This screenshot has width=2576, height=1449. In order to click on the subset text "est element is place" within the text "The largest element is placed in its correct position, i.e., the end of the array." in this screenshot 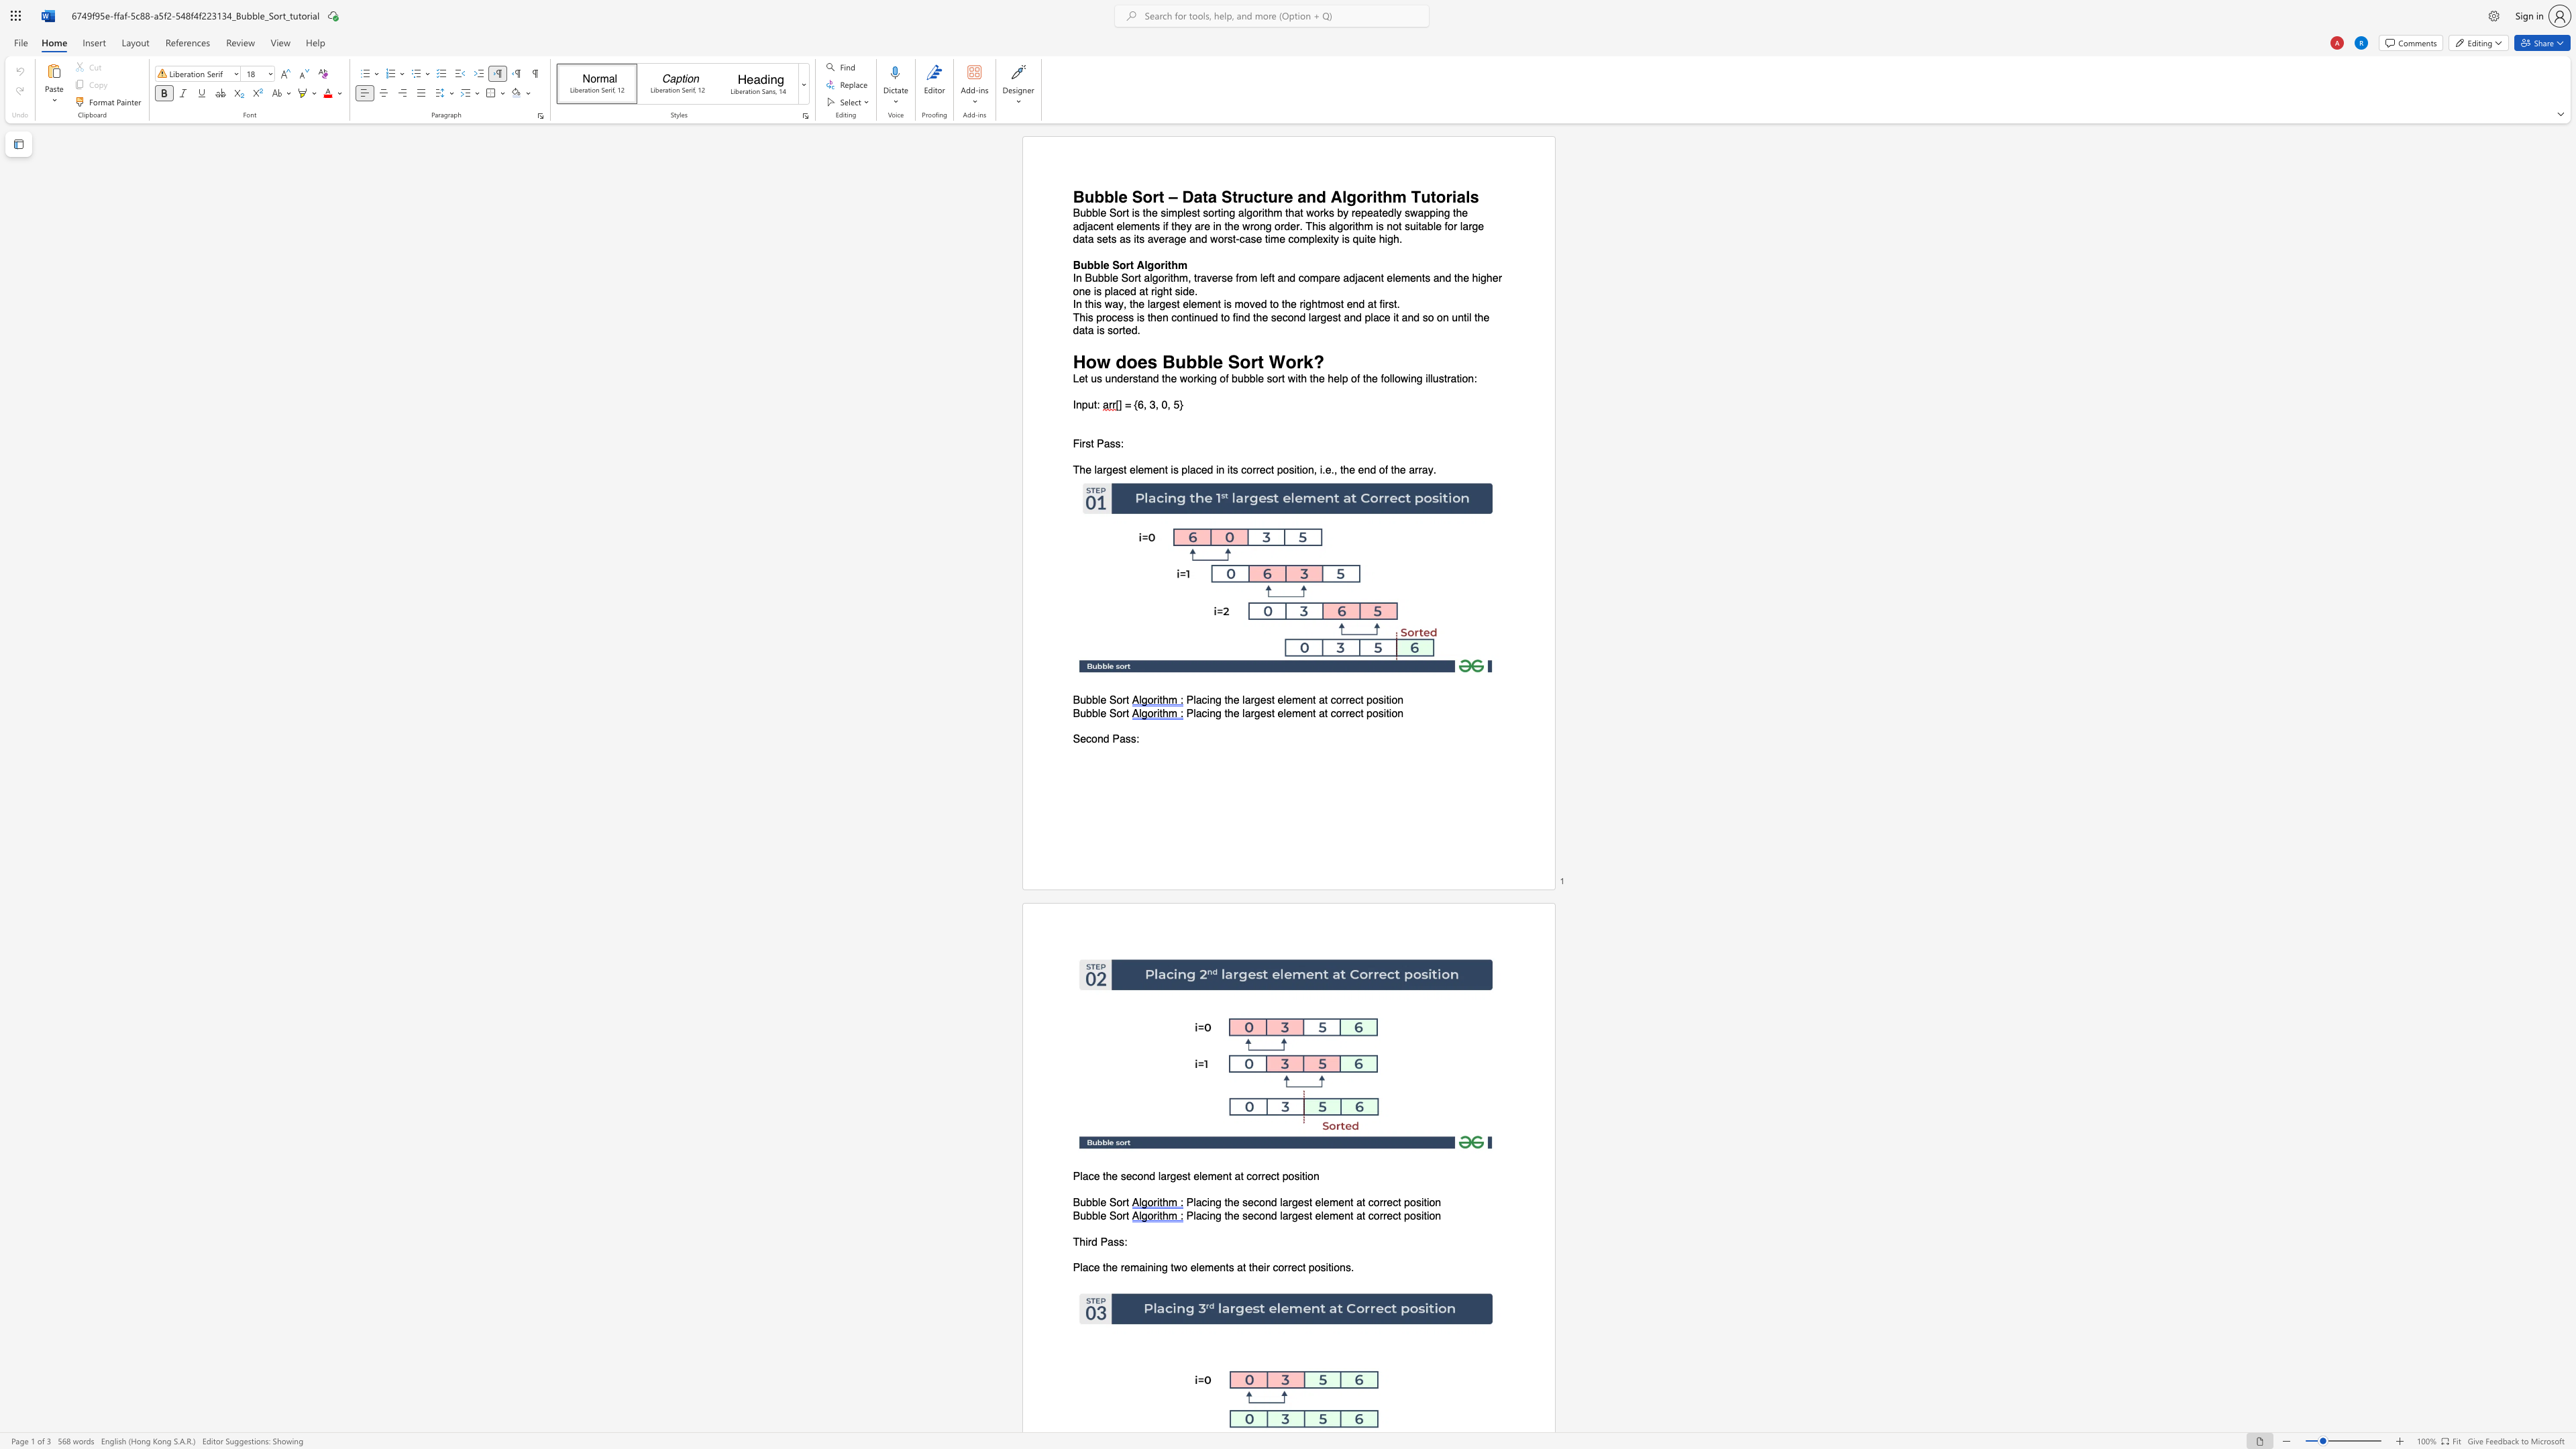, I will do `click(1112, 470)`.